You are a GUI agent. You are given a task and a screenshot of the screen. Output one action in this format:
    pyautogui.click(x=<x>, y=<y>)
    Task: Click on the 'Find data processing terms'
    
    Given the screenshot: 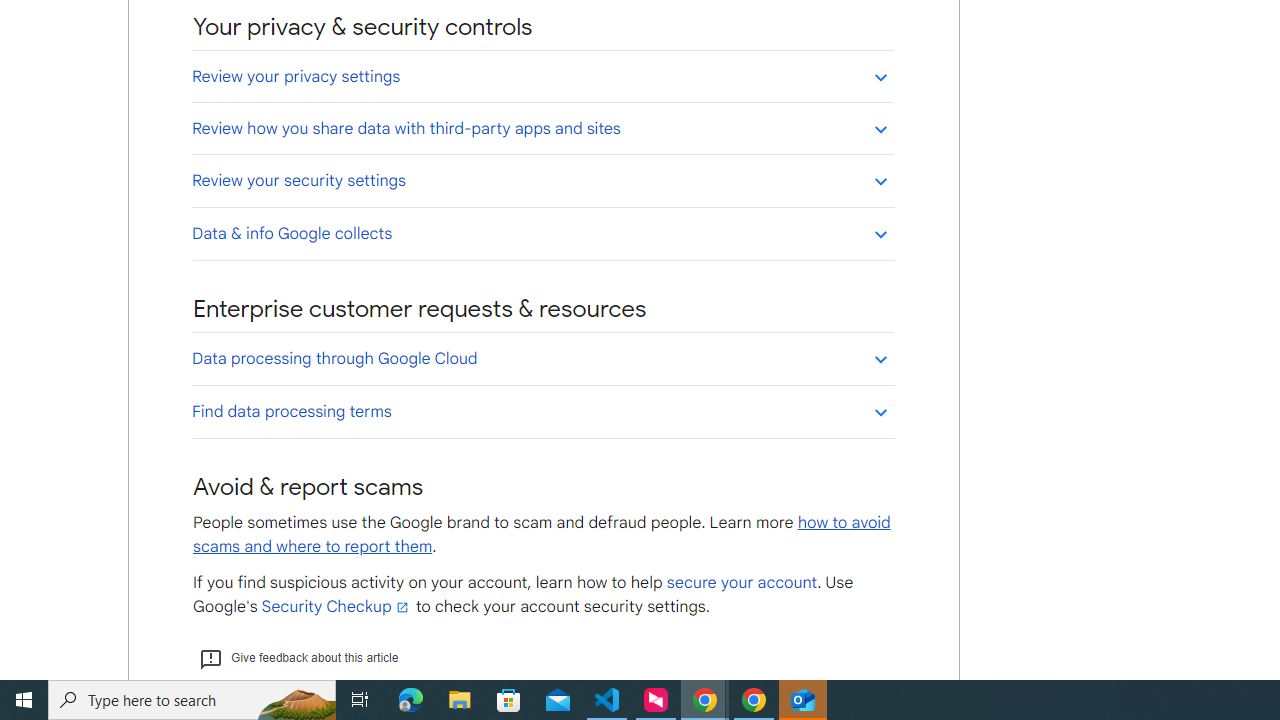 What is the action you would take?
    pyautogui.click(x=542, y=410)
    